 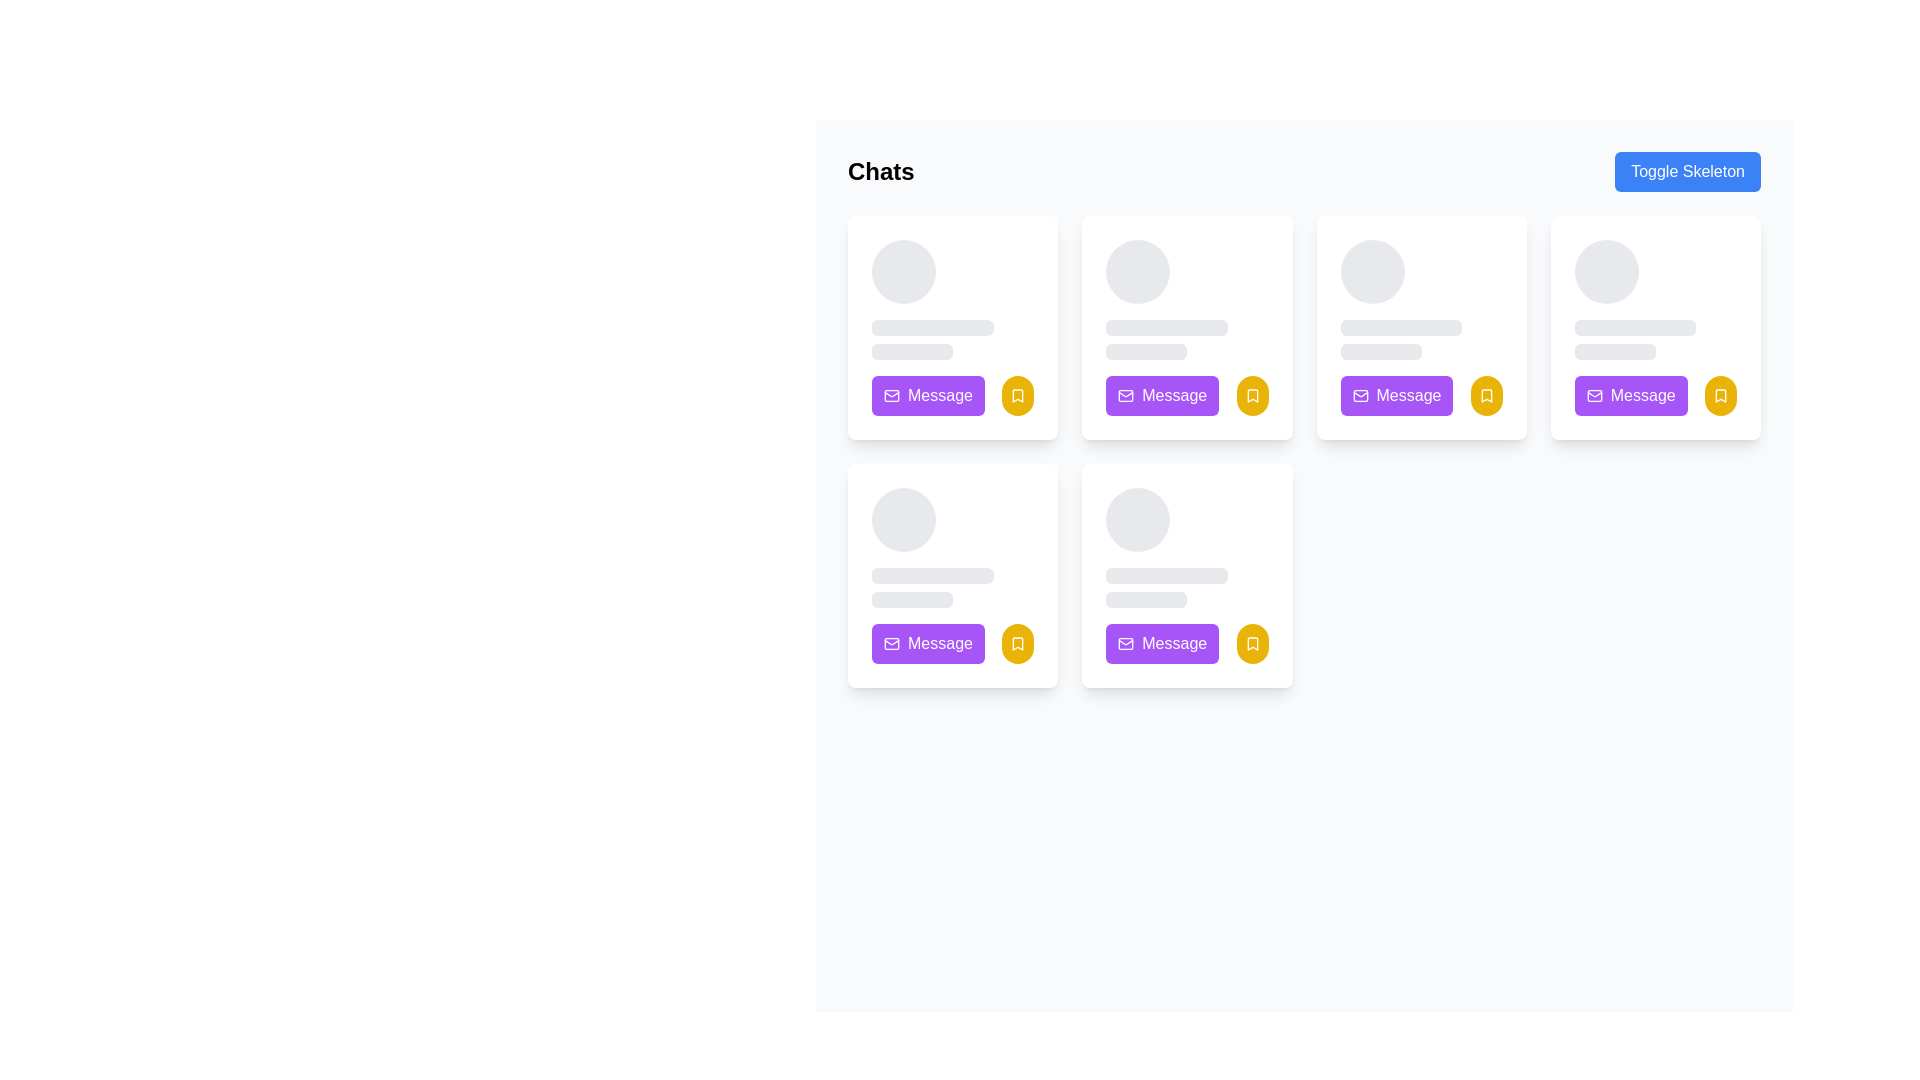 What do you see at coordinates (952, 547) in the screenshot?
I see `the loading placeholder for the user profile card located in the 'Chats' content area, specifically in the second row and first column of the card layout` at bounding box center [952, 547].